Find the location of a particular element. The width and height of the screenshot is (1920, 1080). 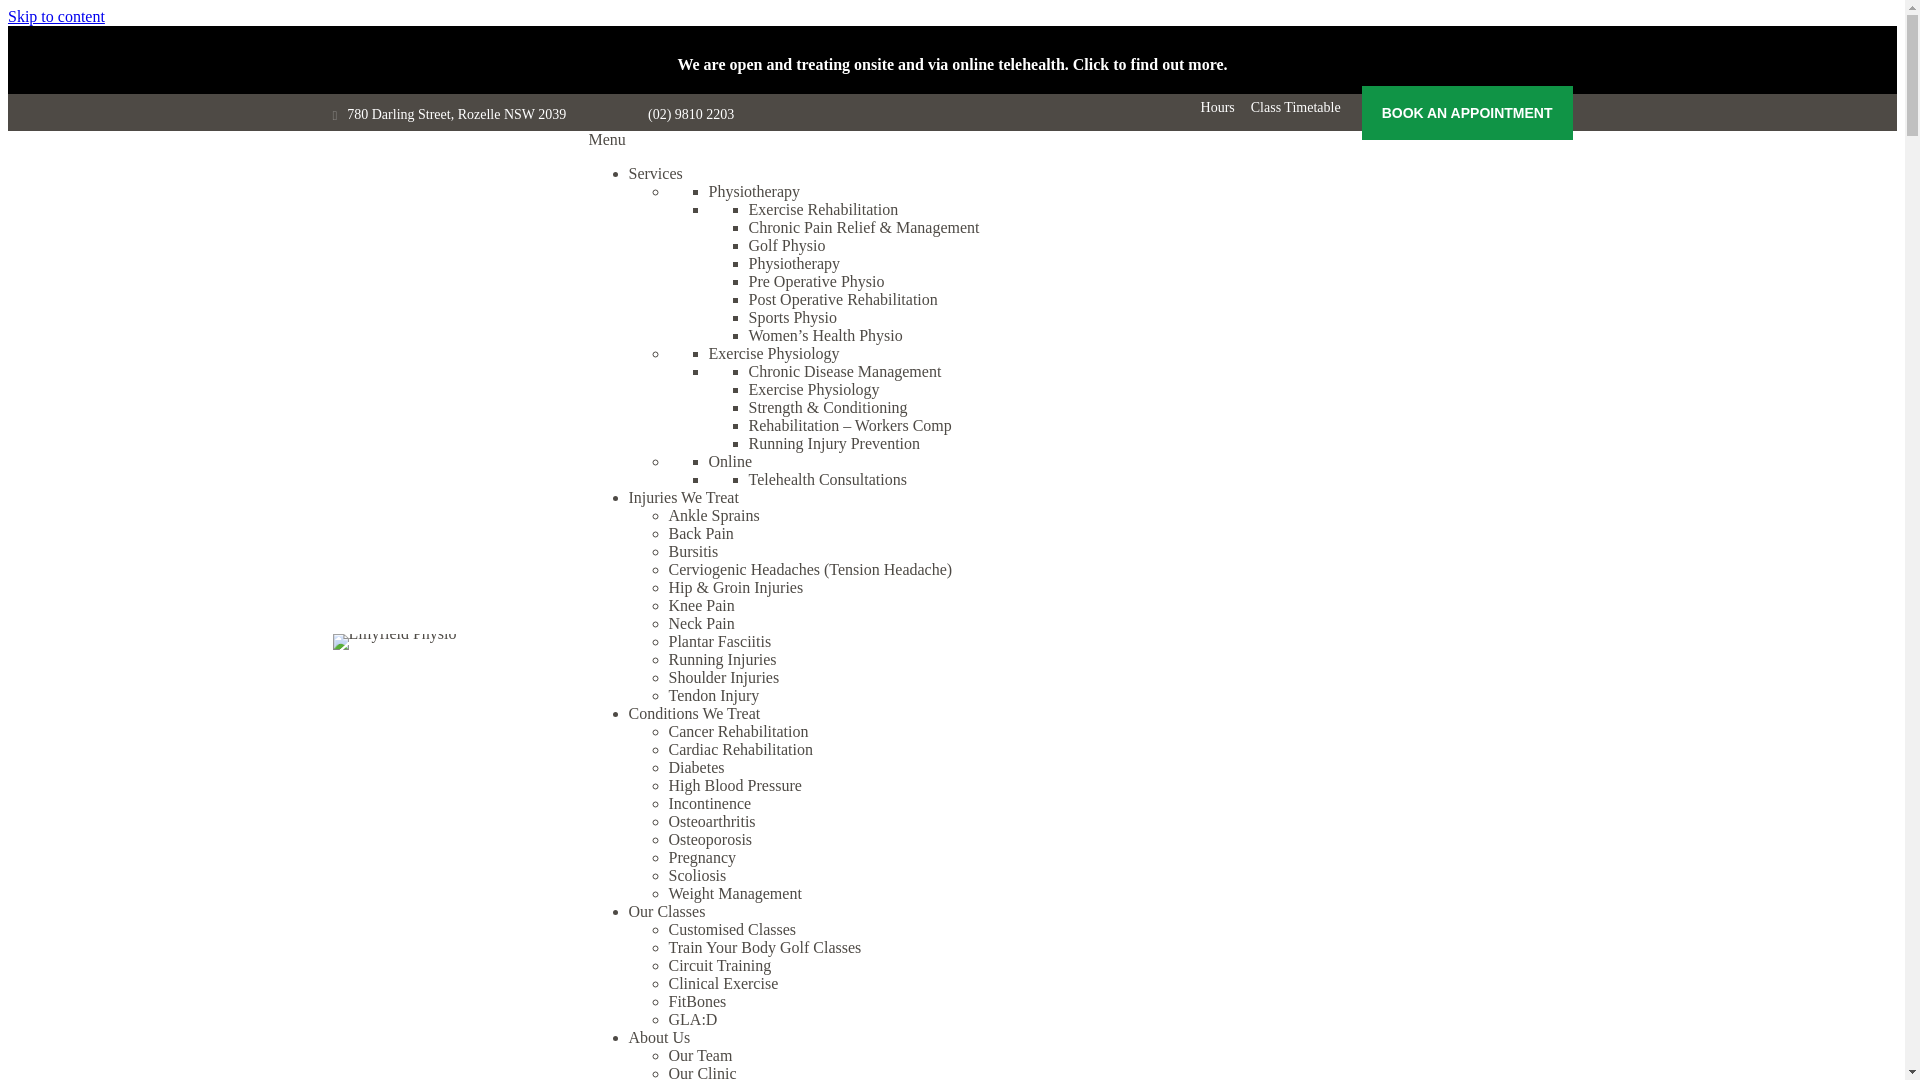

'Skip to content' is located at coordinates (56, 16).